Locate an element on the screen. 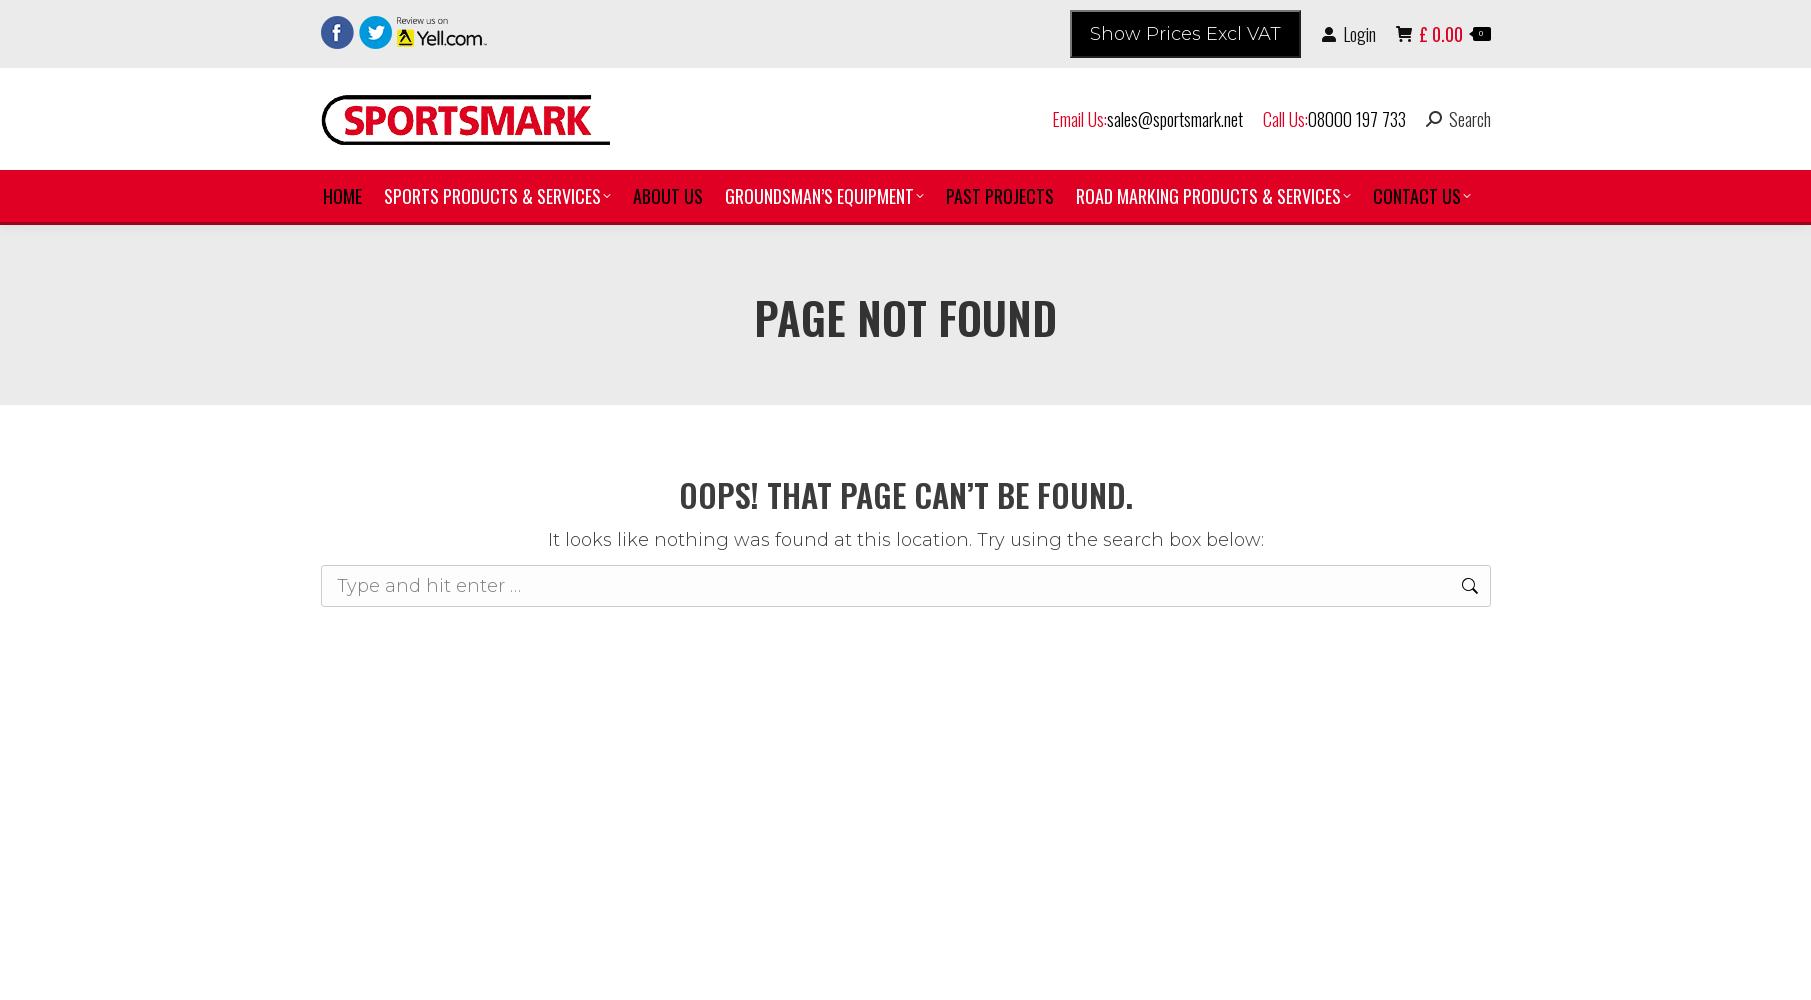  'Volleyball' is located at coordinates (444, 954).